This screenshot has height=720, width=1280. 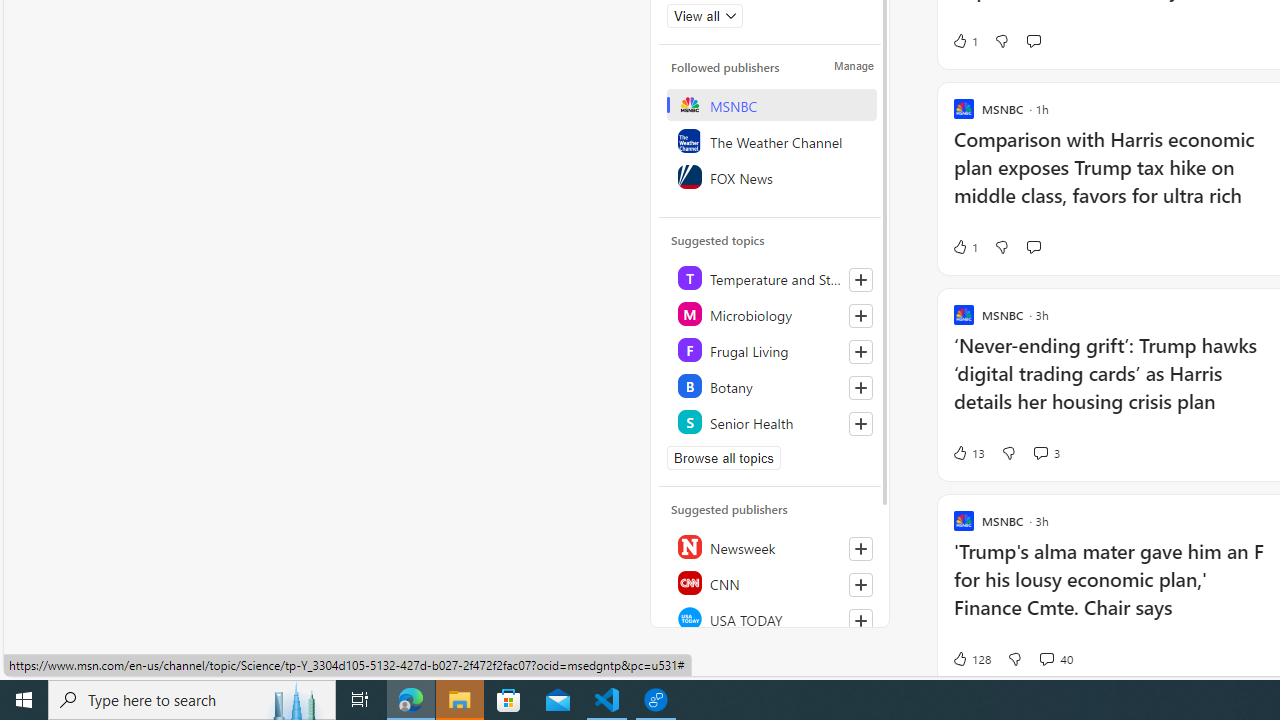 What do you see at coordinates (770, 176) in the screenshot?
I see `'FOX News'` at bounding box center [770, 176].